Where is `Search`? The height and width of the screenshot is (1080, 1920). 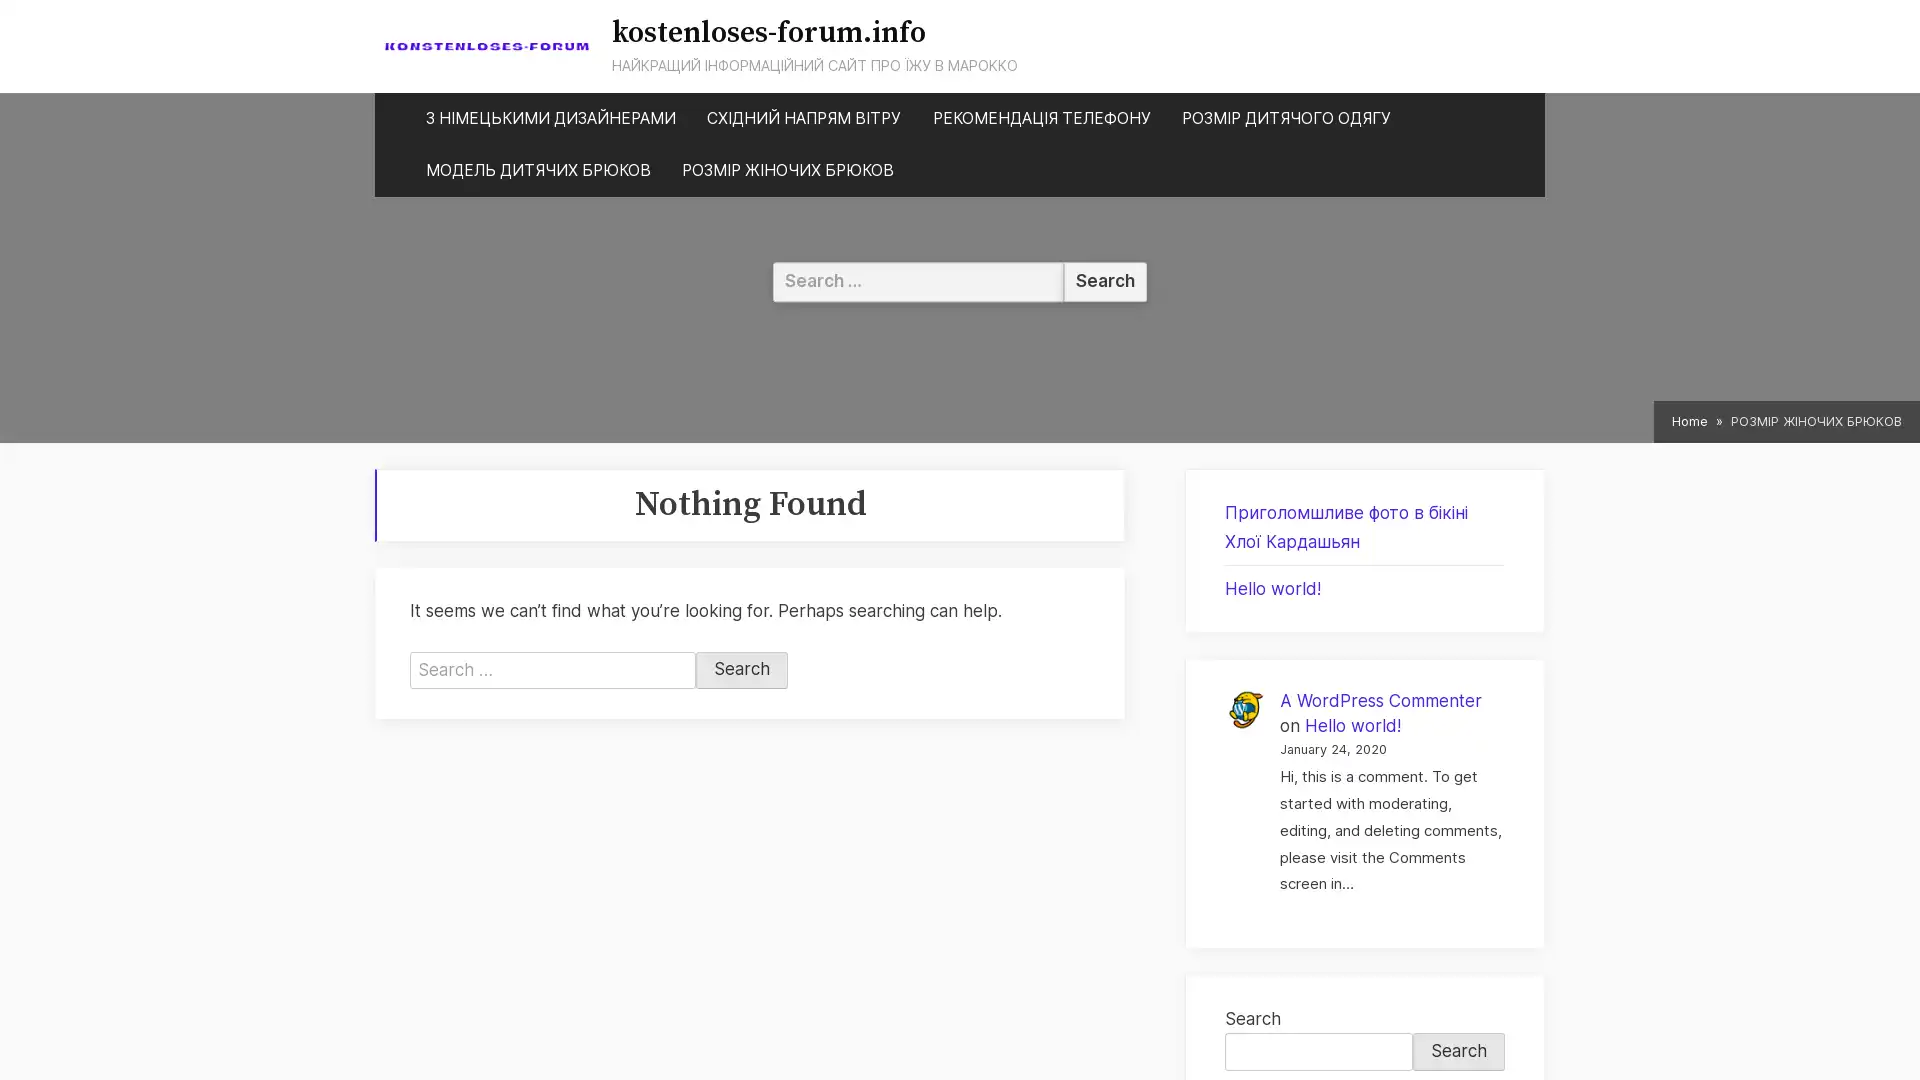
Search is located at coordinates (1104, 281).